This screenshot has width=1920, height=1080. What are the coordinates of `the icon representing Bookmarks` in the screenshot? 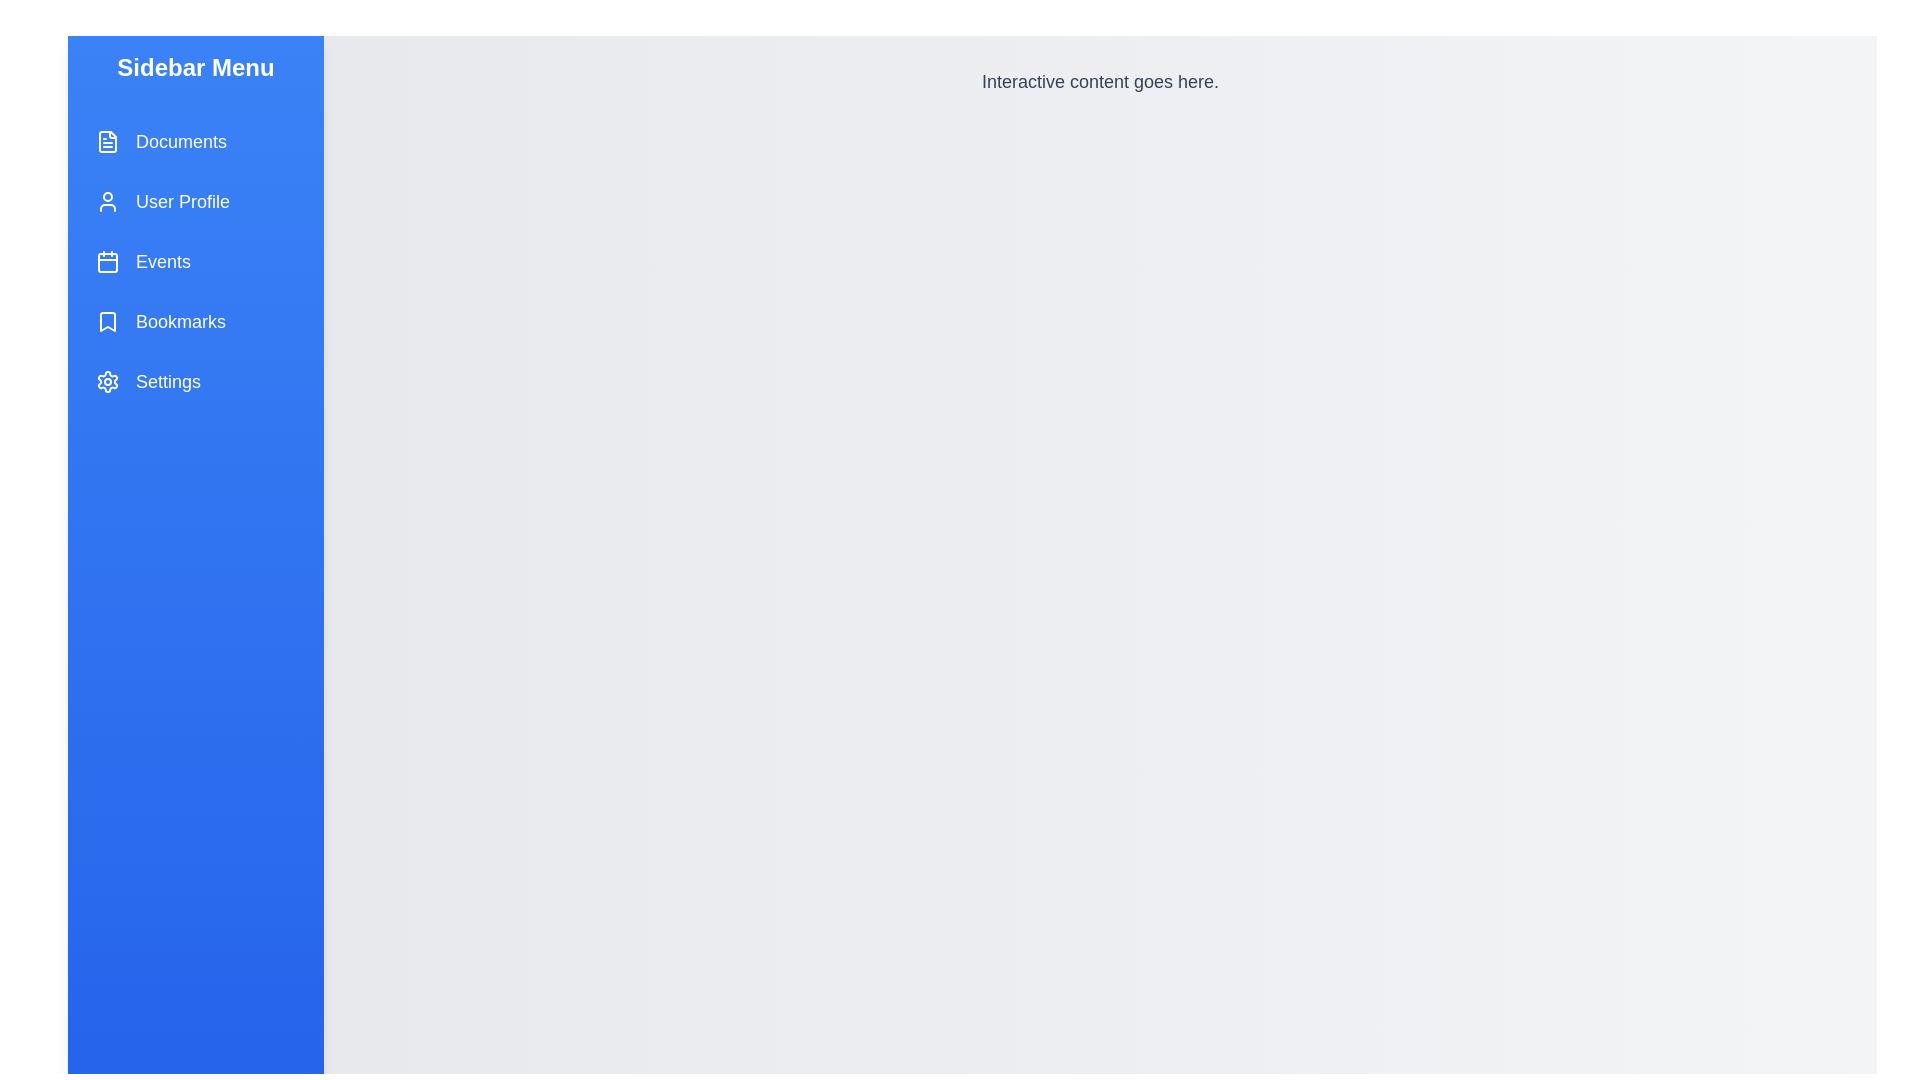 It's located at (107, 320).